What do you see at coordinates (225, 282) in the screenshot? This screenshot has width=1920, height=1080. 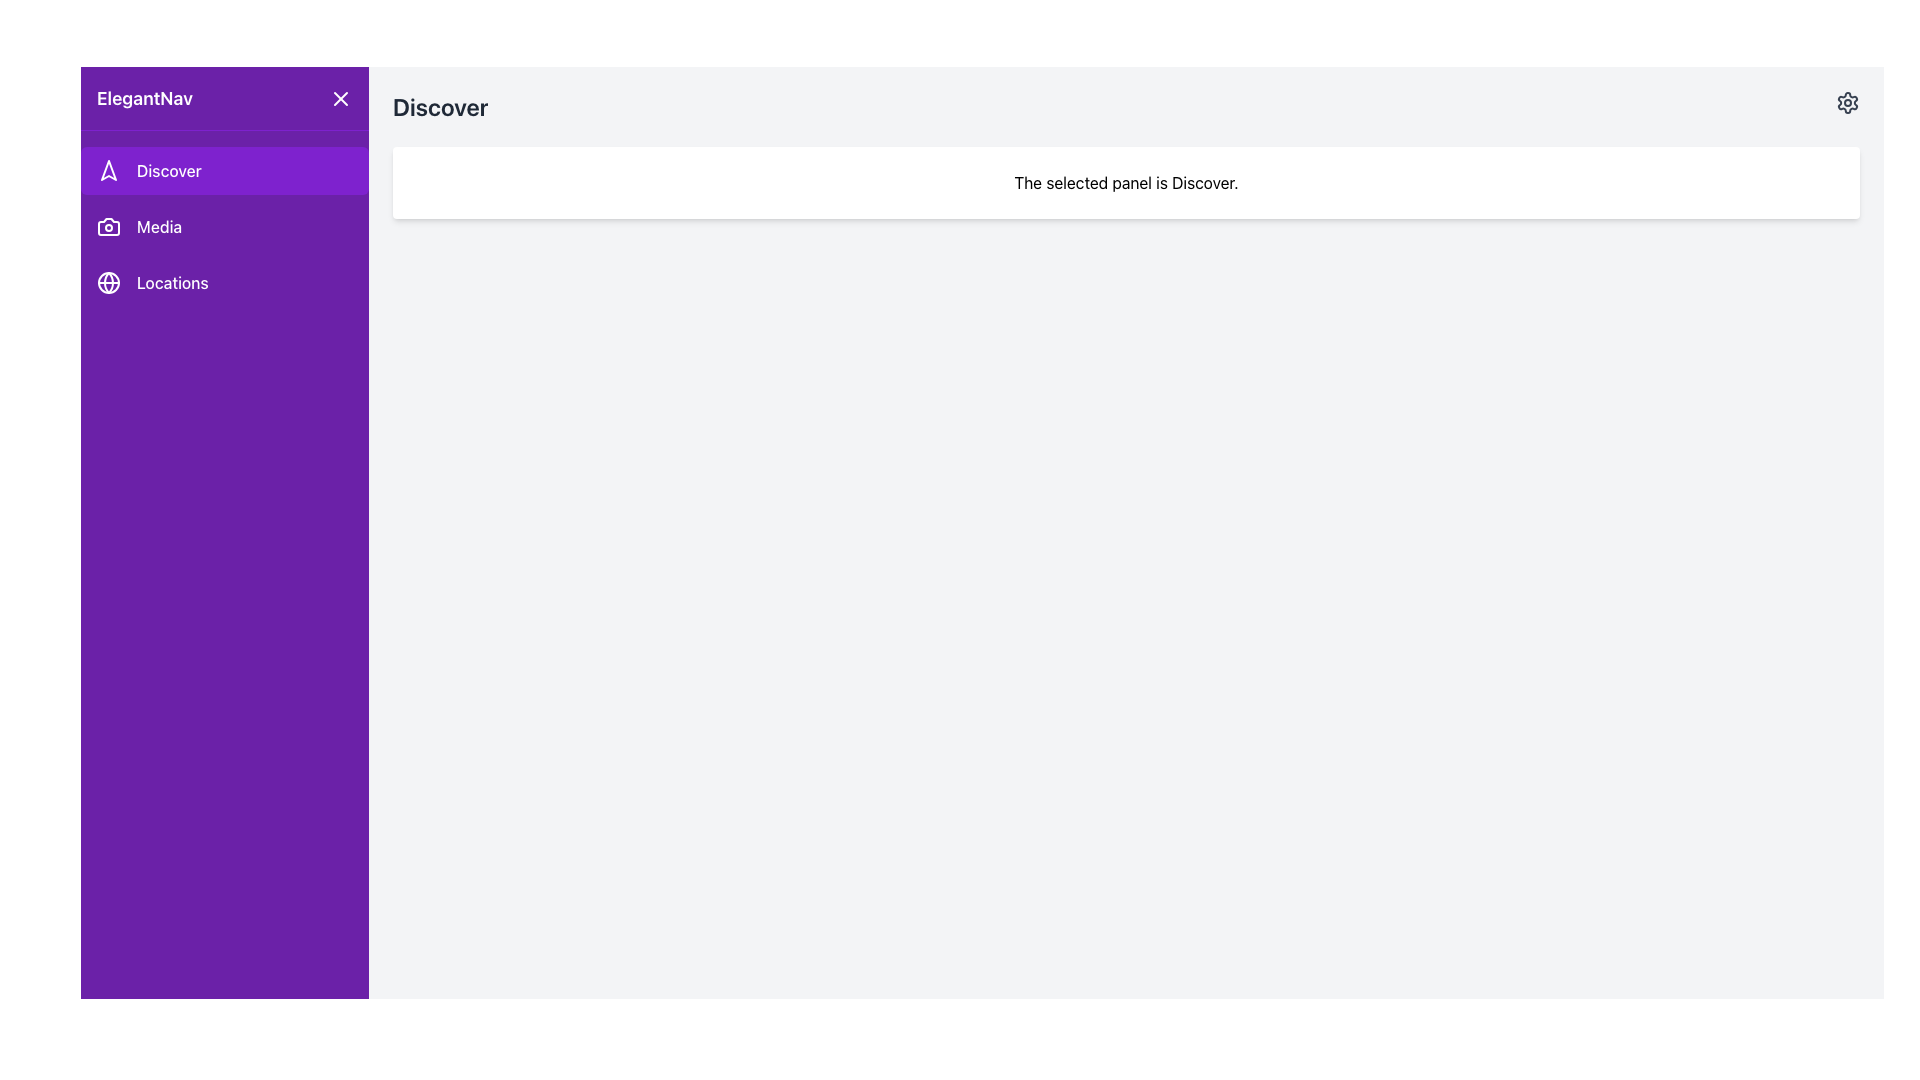 I see `the 'Locations' button in the purple sidebar navigation menu` at bounding box center [225, 282].